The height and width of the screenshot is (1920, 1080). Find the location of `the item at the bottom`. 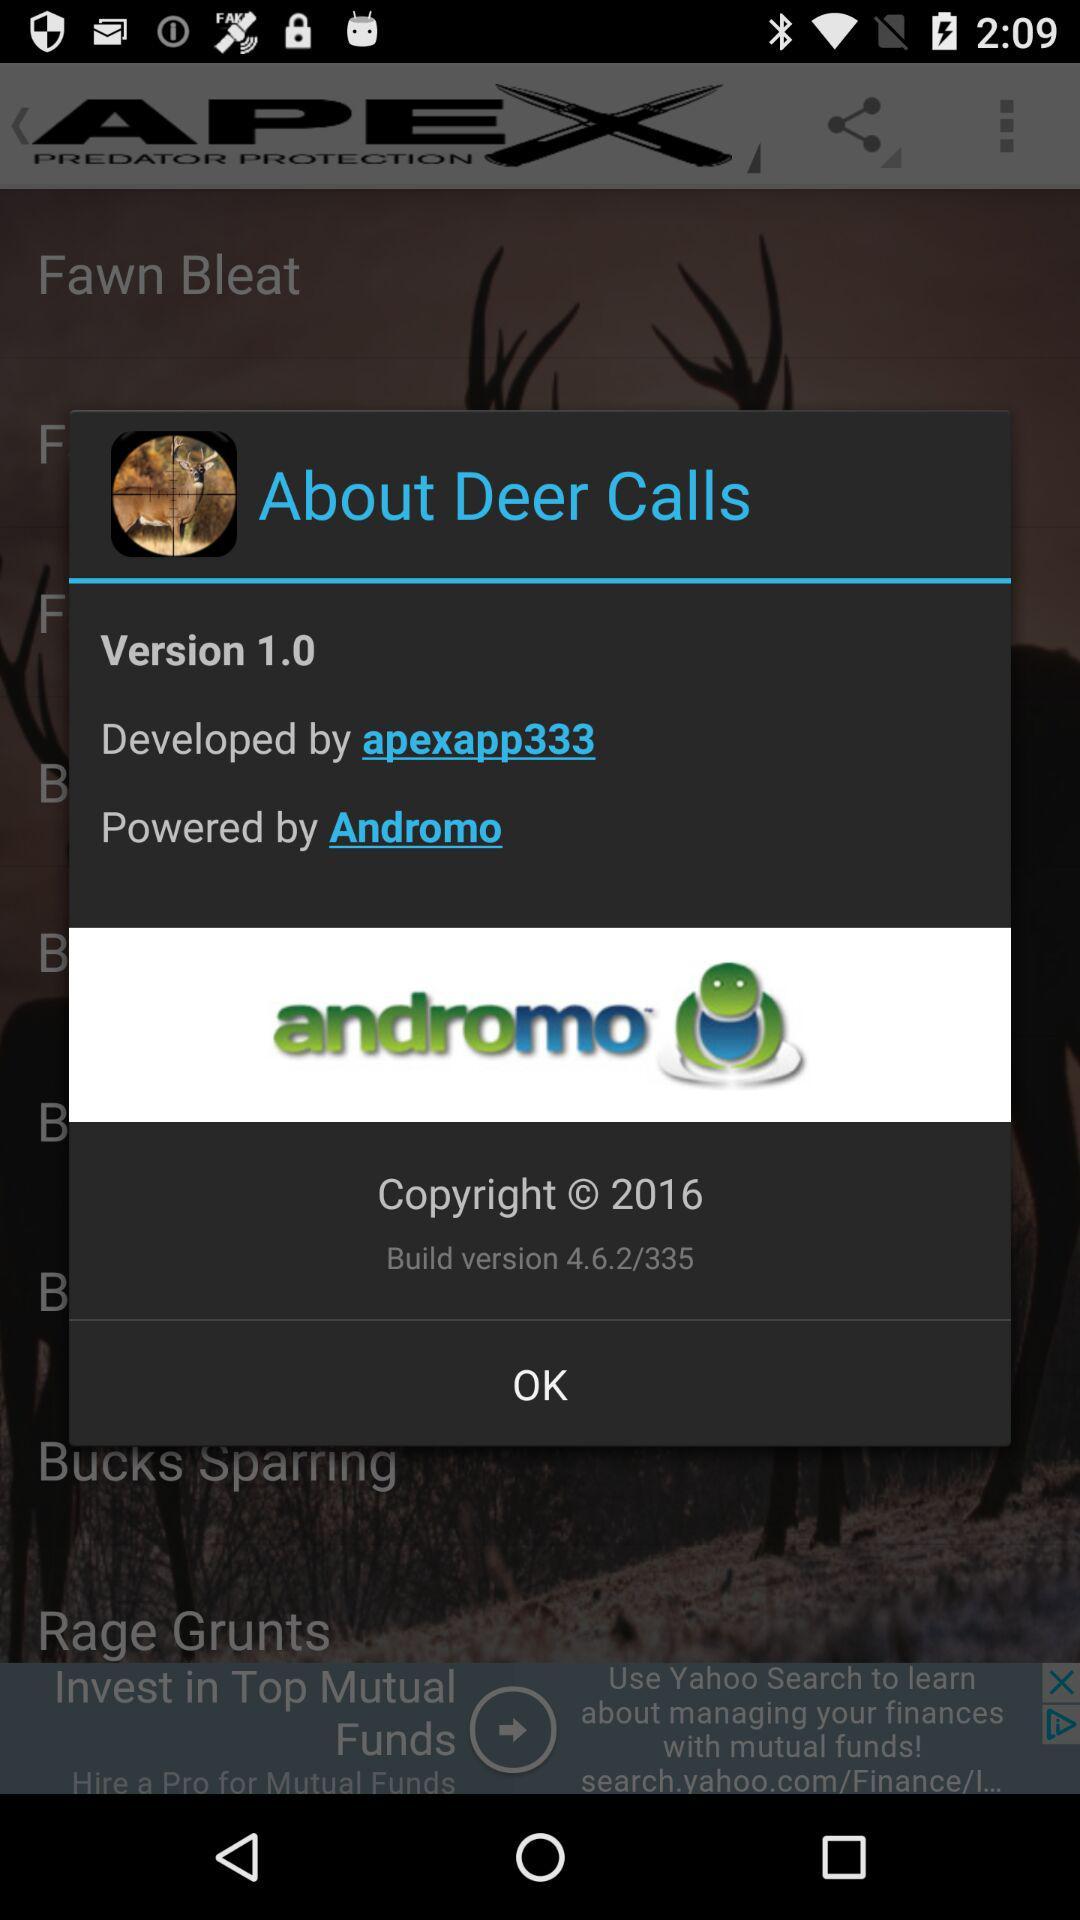

the item at the bottom is located at coordinates (540, 1382).